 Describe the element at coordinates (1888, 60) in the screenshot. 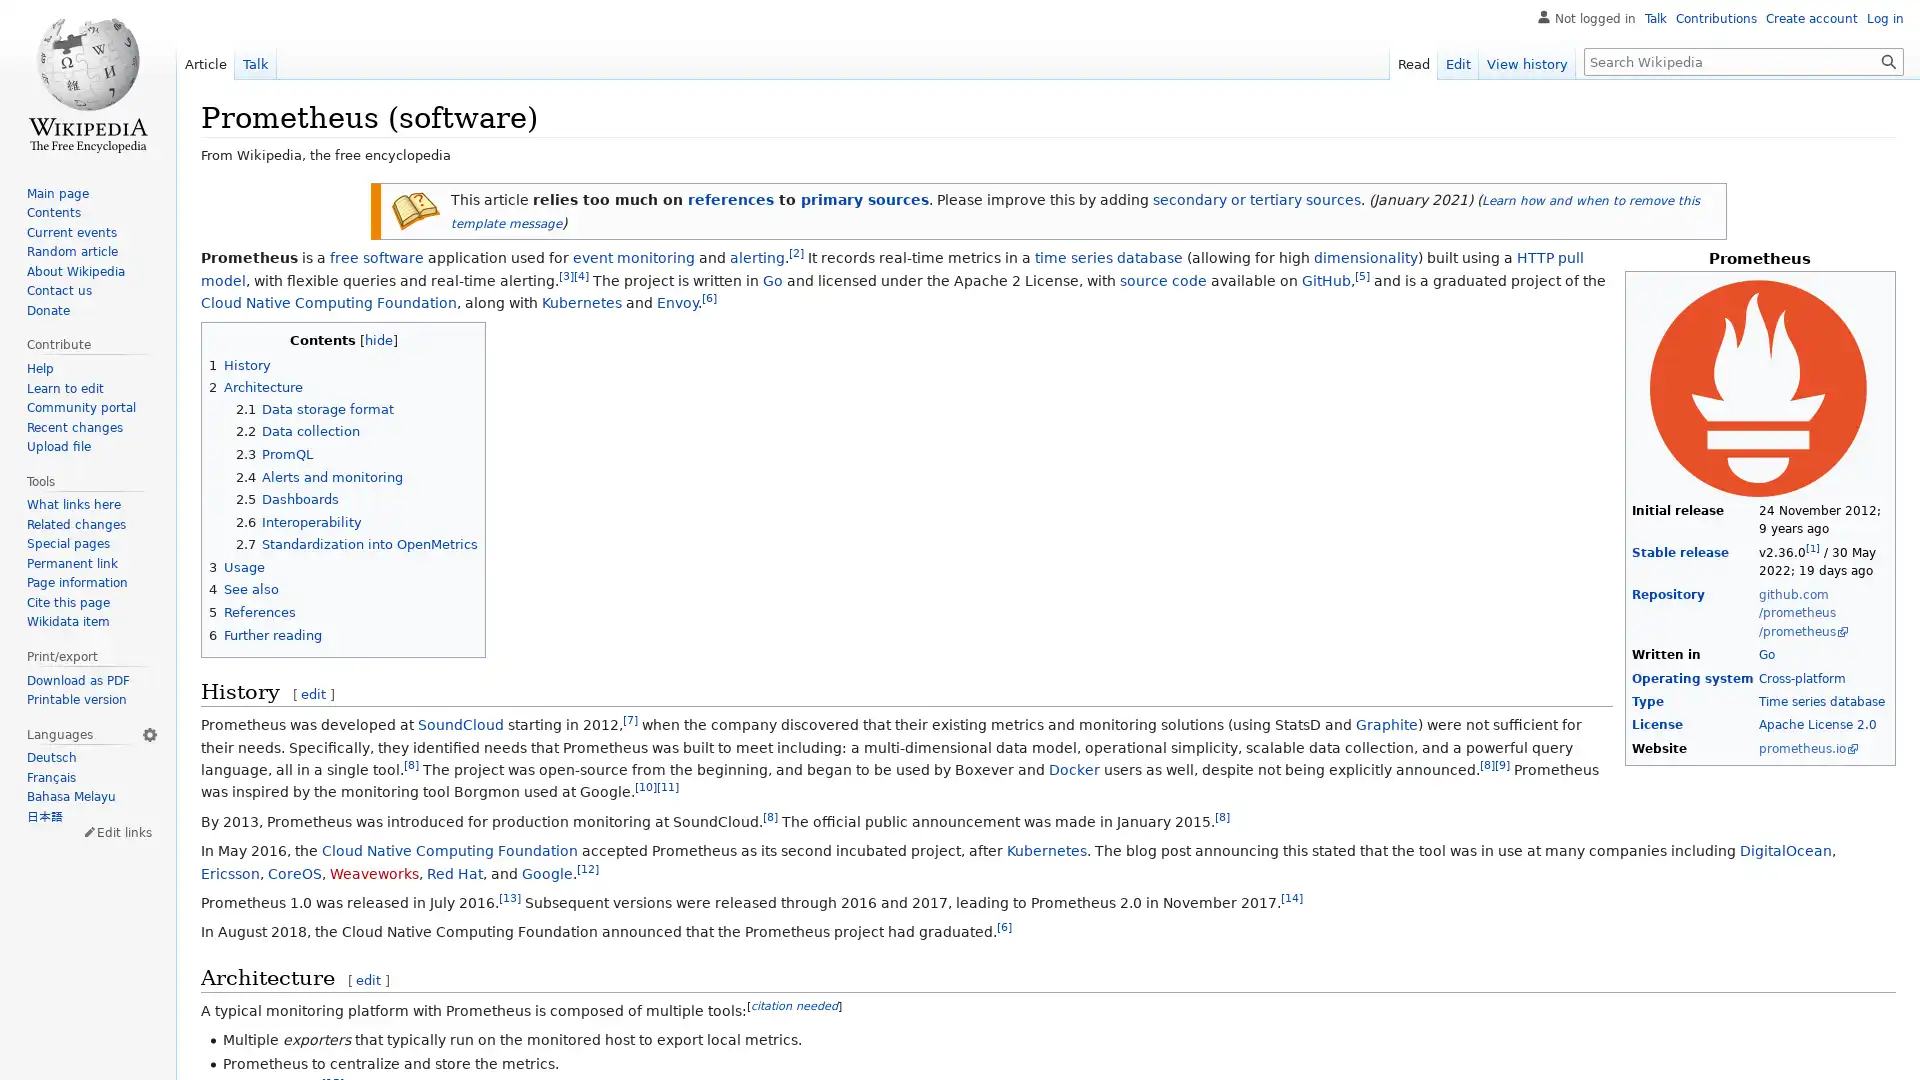

I see `Go` at that location.